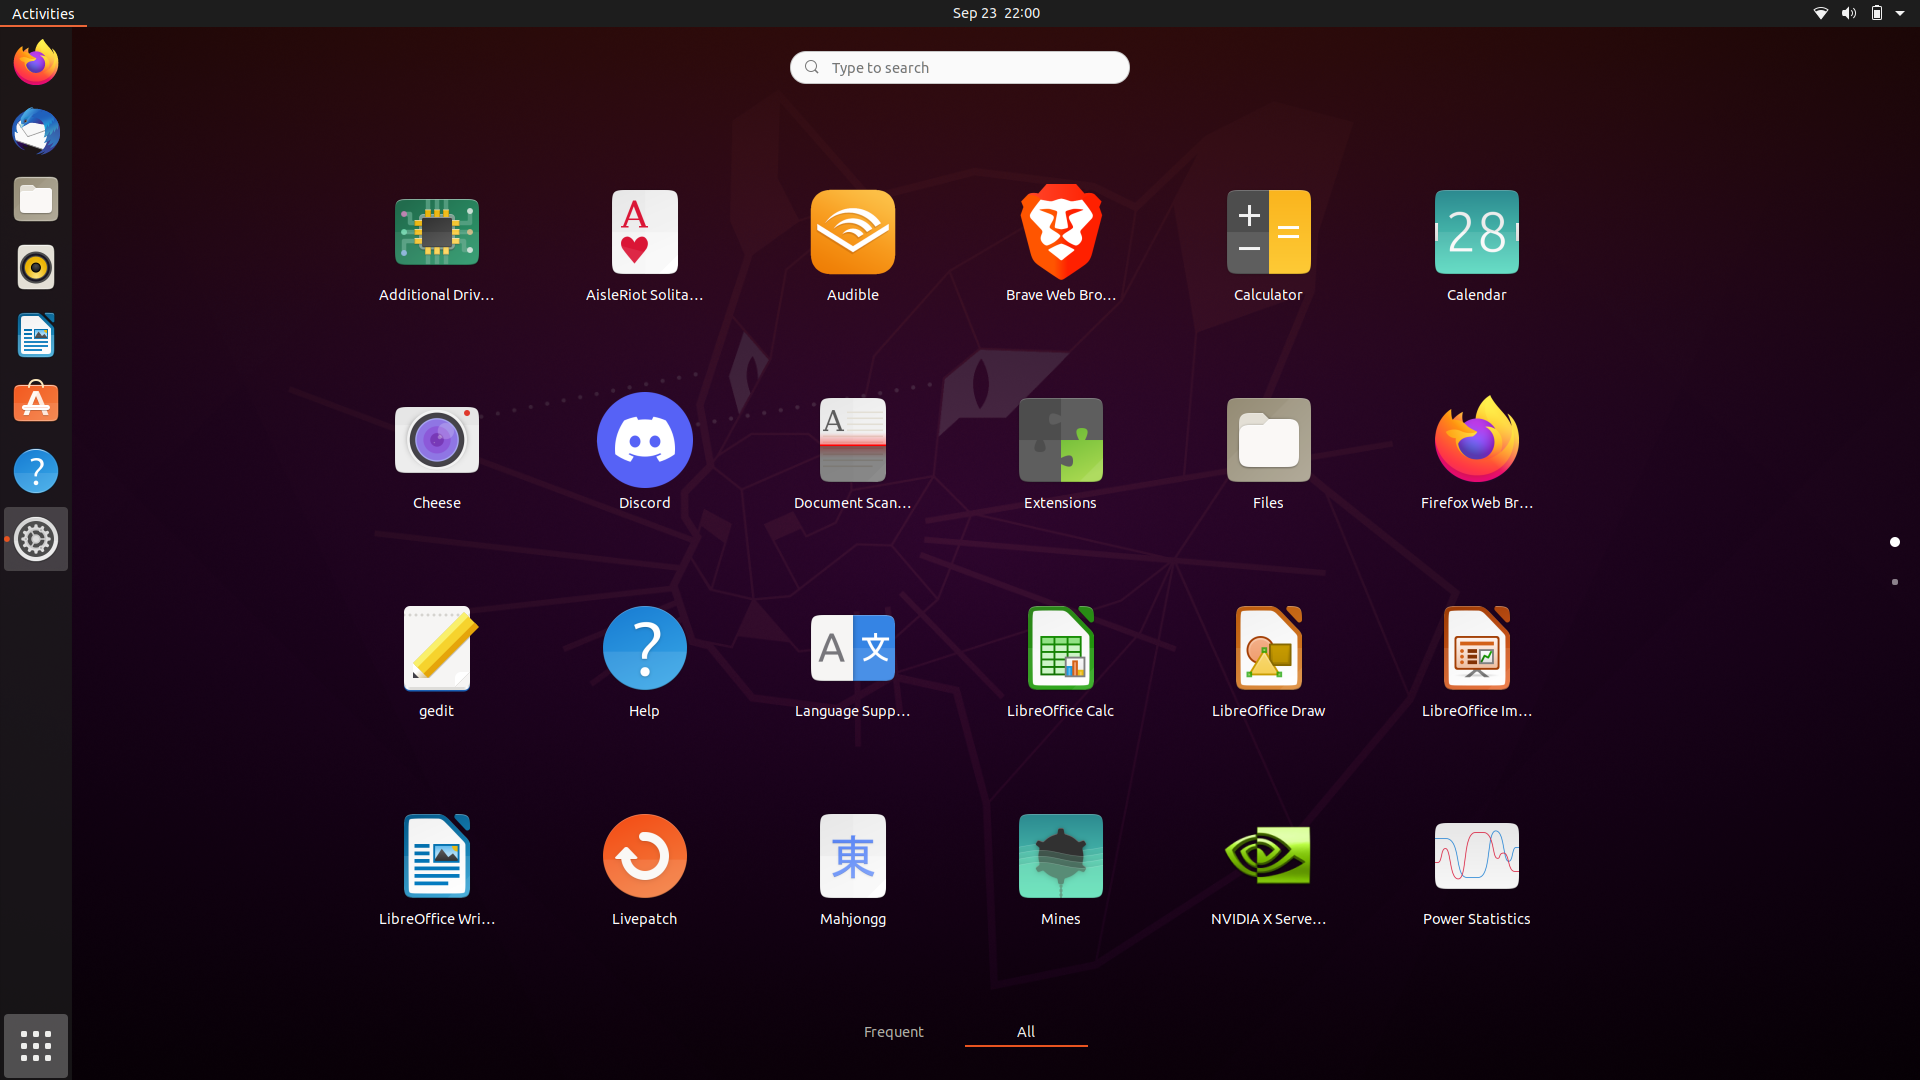  Describe the element at coordinates (958, 65) in the screenshot. I see `"Google" application` at that location.